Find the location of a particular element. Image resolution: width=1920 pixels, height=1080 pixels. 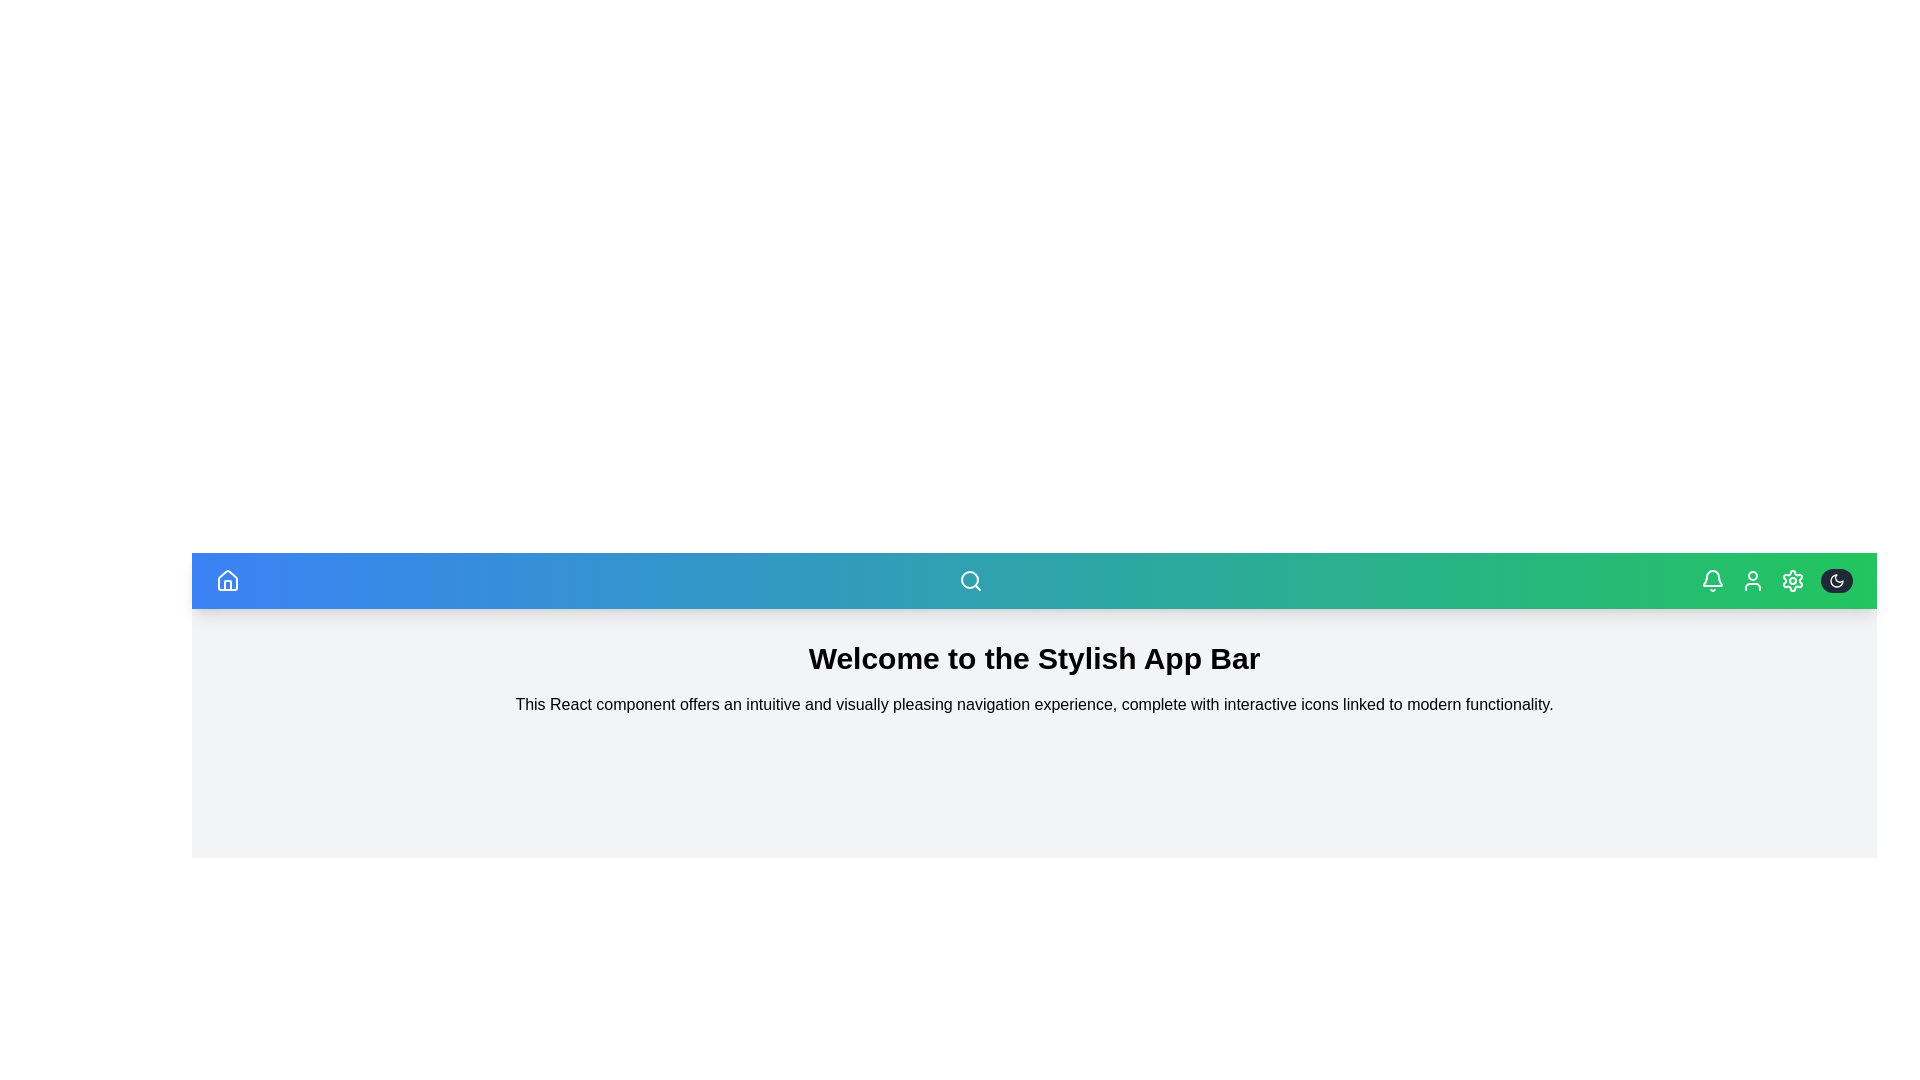

the bell icon to view notifications is located at coordinates (1712, 581).